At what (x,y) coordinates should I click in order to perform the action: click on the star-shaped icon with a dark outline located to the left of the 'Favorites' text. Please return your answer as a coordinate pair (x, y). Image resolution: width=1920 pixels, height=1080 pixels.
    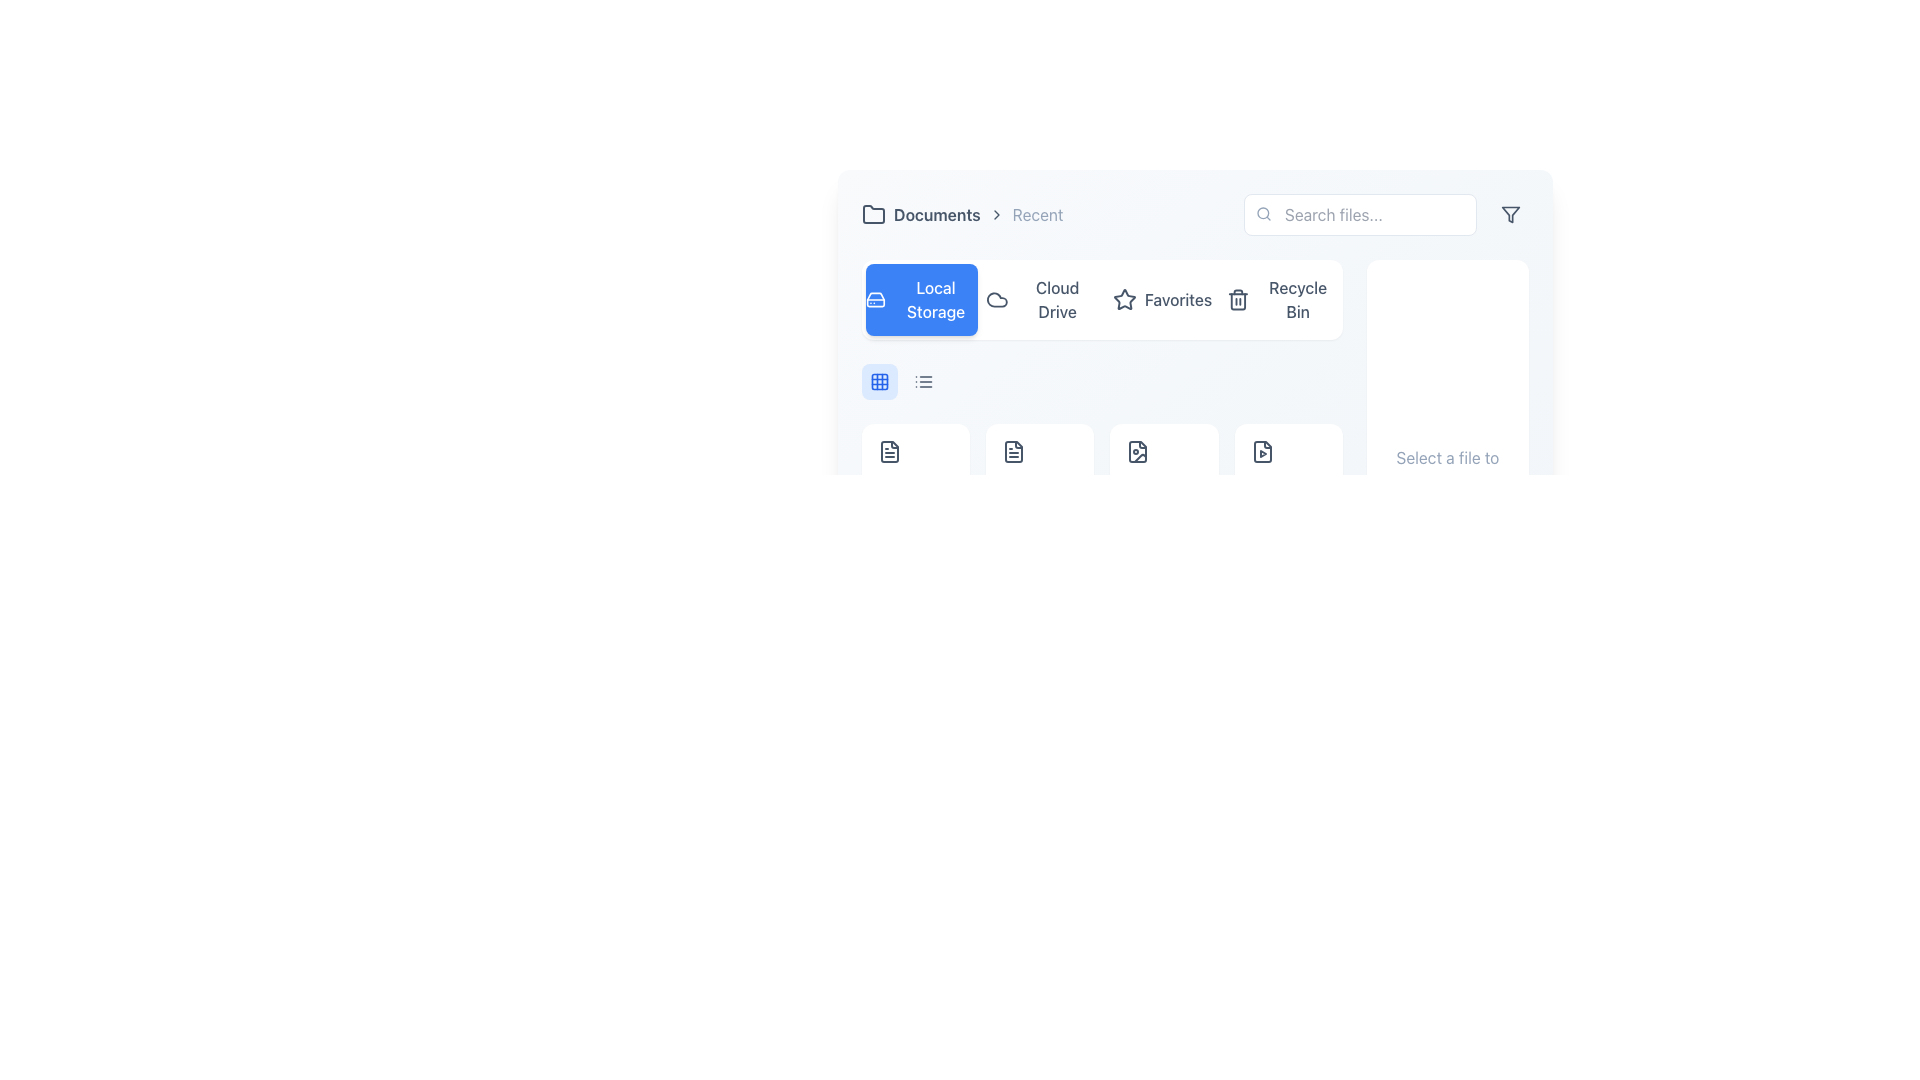
    Looking at the image, I should click on (1124, 300).